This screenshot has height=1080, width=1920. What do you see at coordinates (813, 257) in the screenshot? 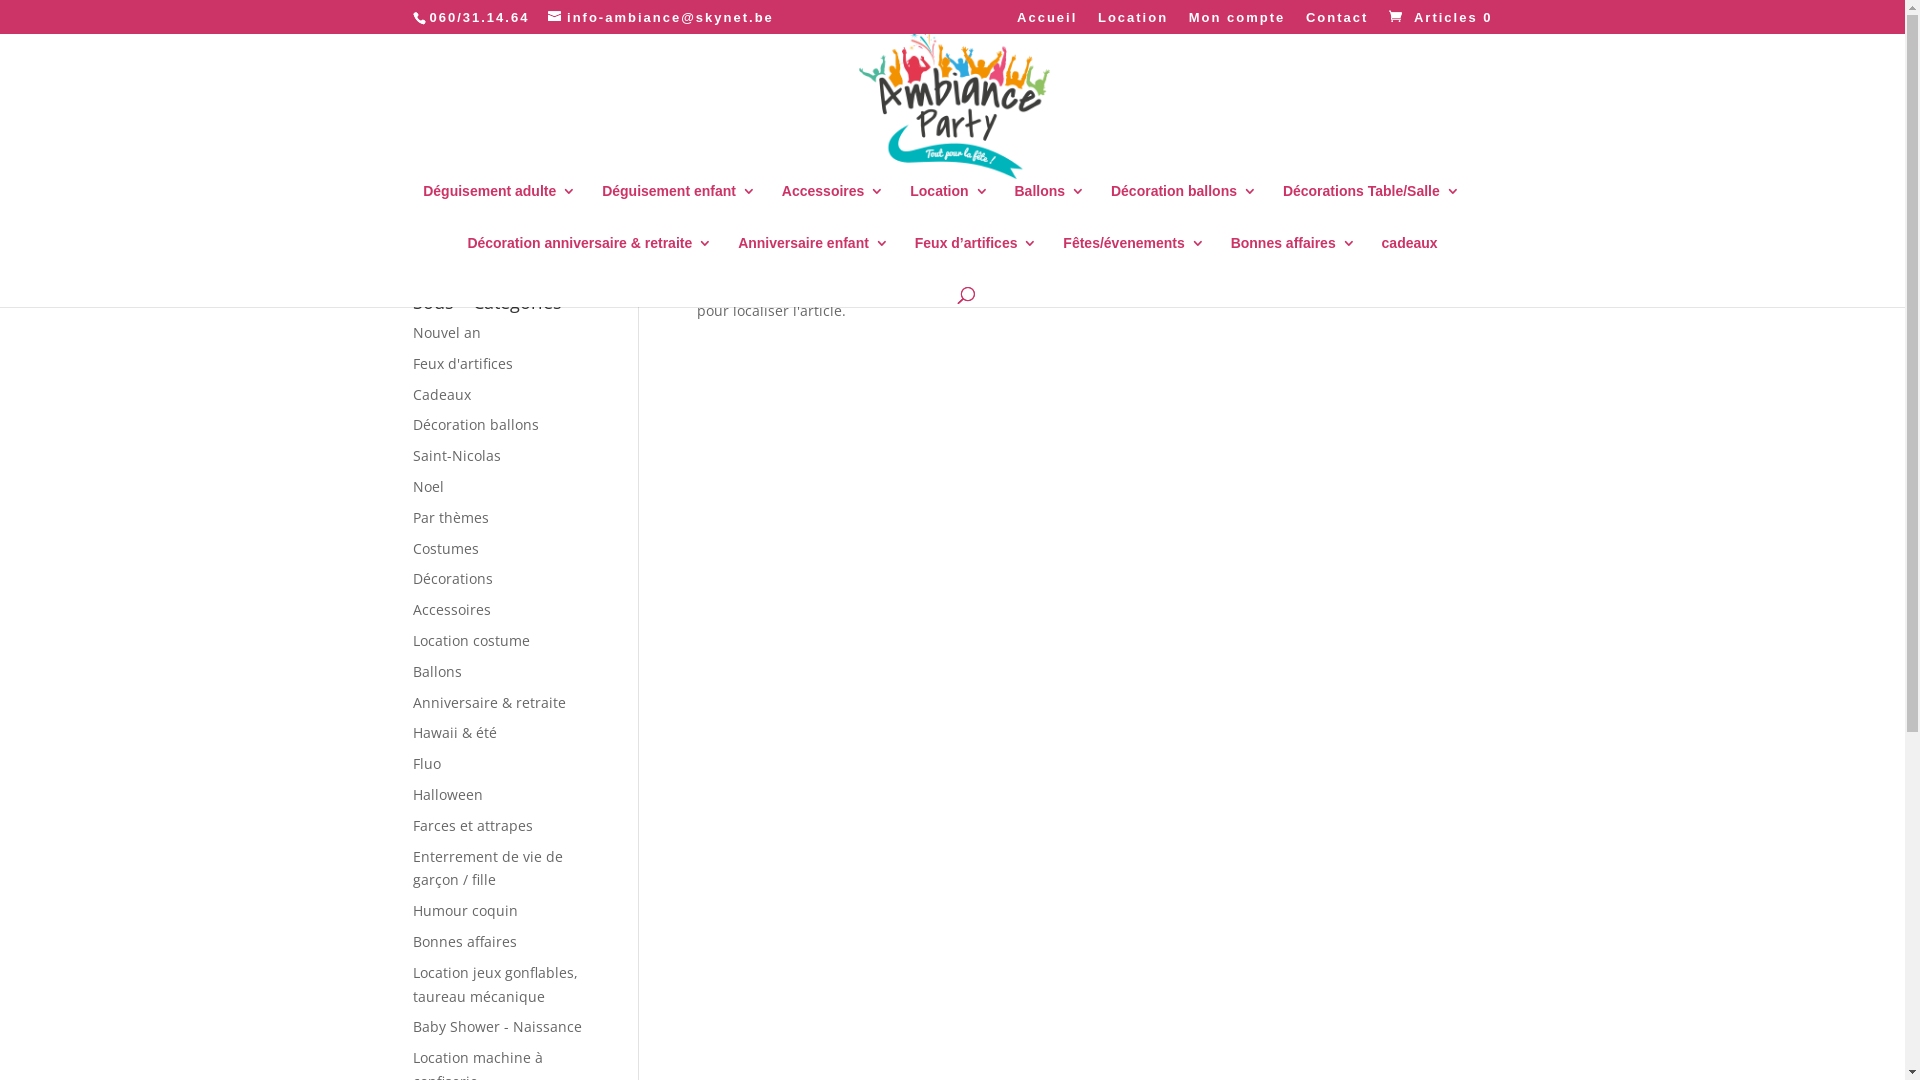
I see `'Anniversaire enfant'` at bounding box center [813, 257].